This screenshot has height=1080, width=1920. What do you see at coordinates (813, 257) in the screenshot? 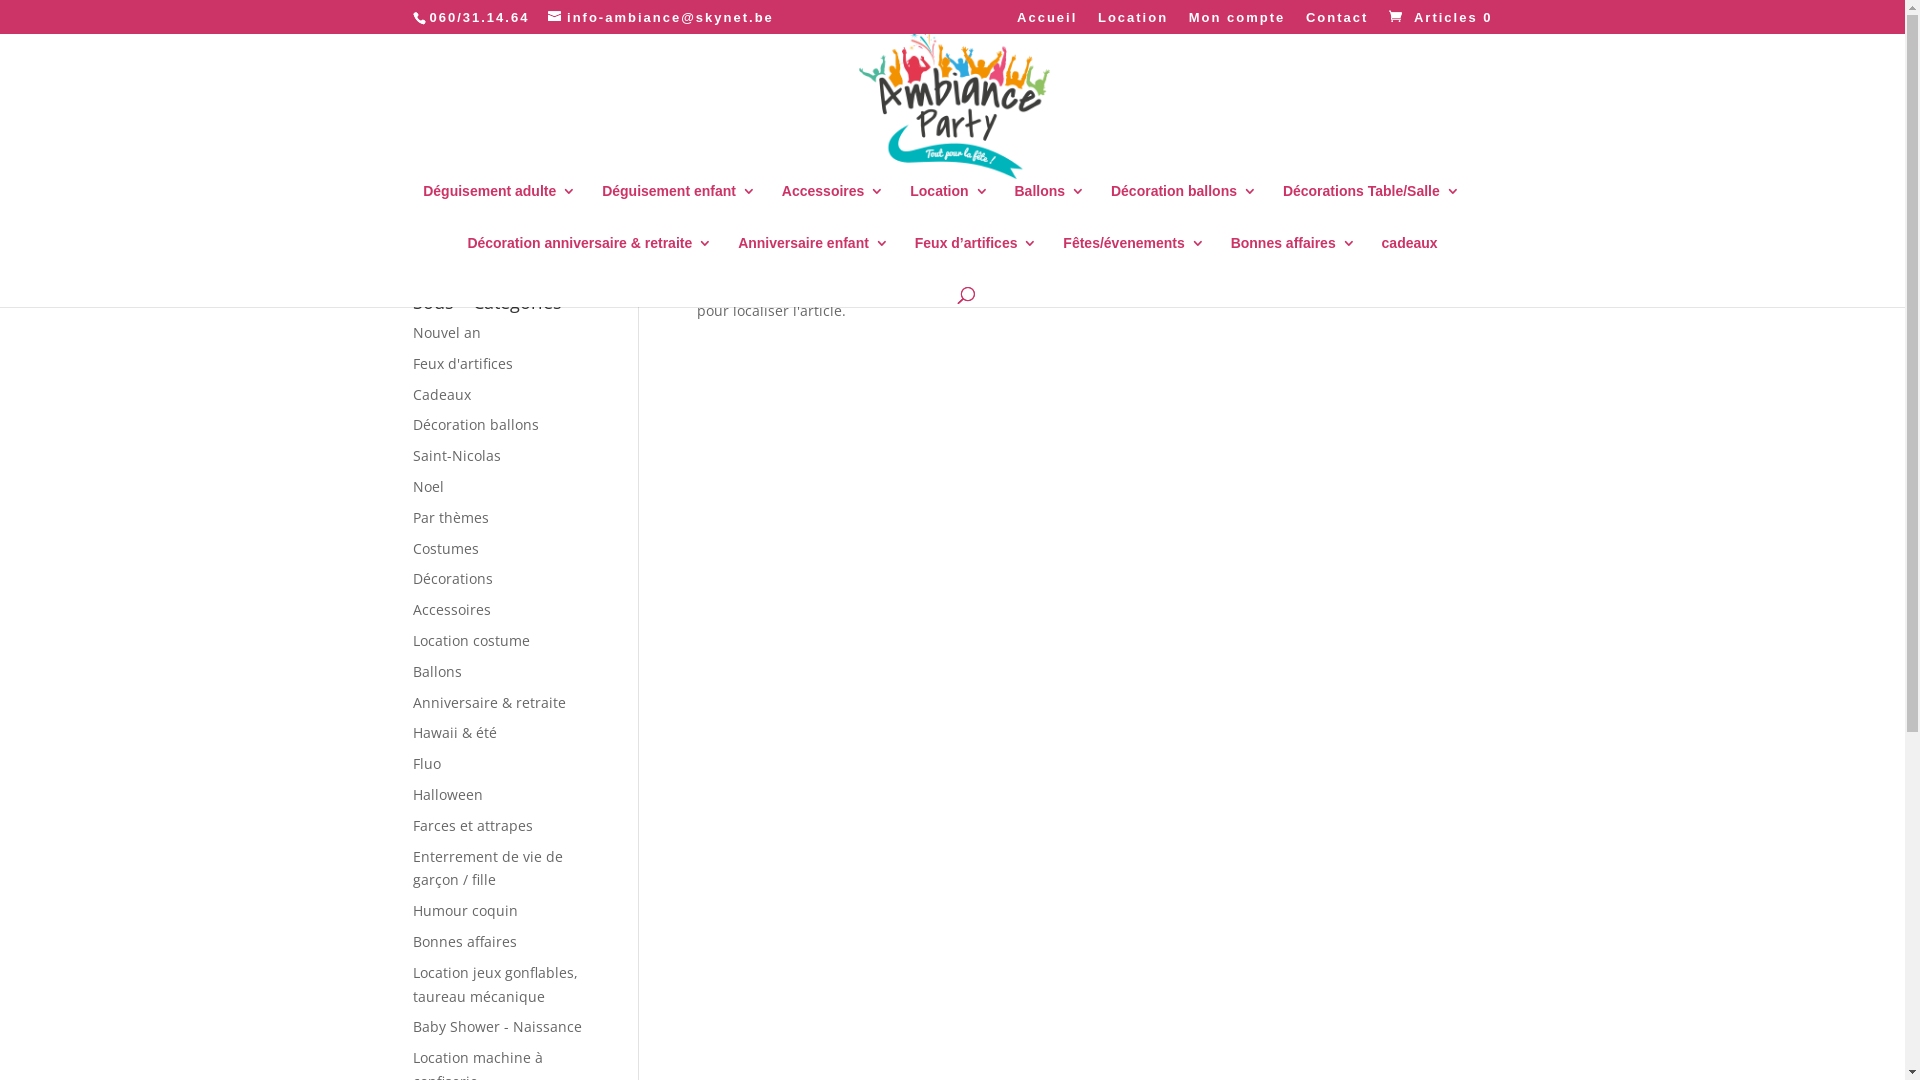
I see `'Anniversaire enfant'` at bounding box center [813, 257].